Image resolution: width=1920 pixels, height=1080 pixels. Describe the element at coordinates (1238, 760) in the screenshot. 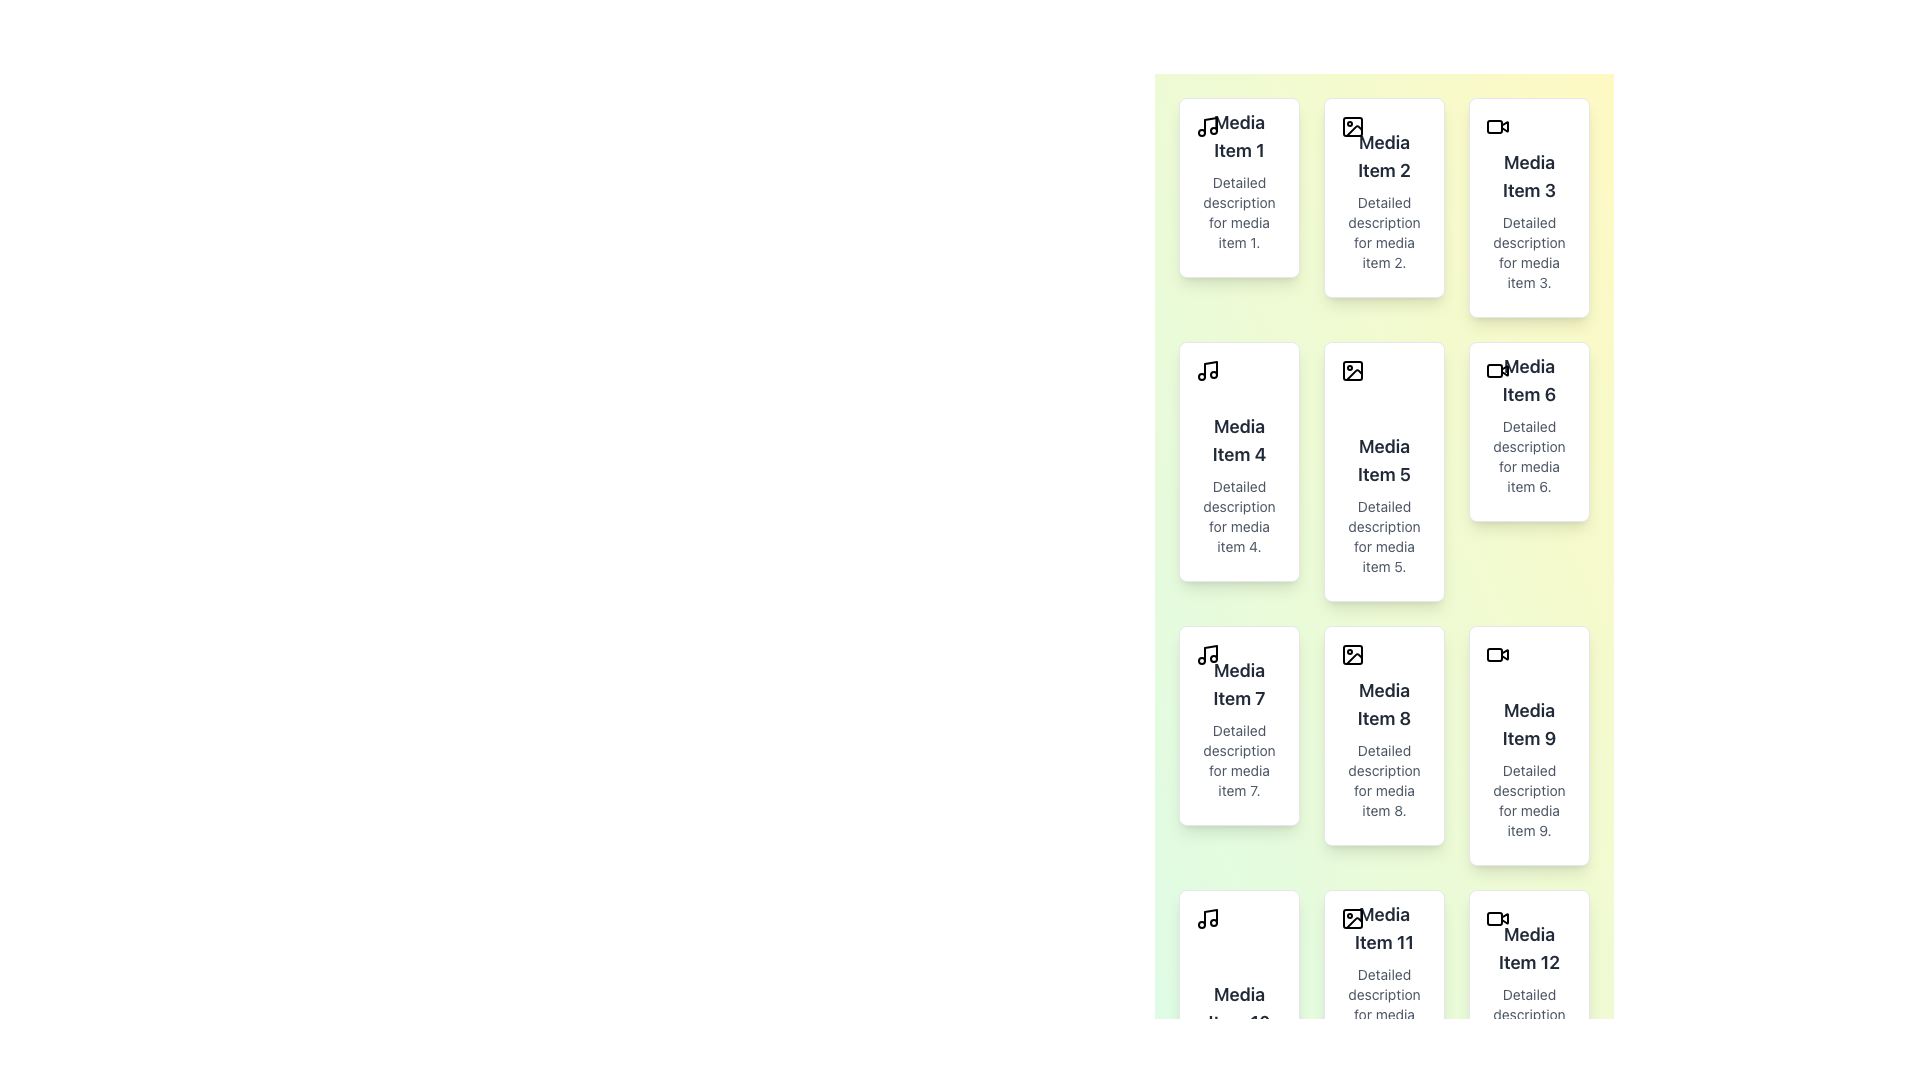

I see `the static text element containing the phrase 'Detailed description for media item 7.', which is located below the title 'Media Item 7' in the third card of the leftmost column` at that location.